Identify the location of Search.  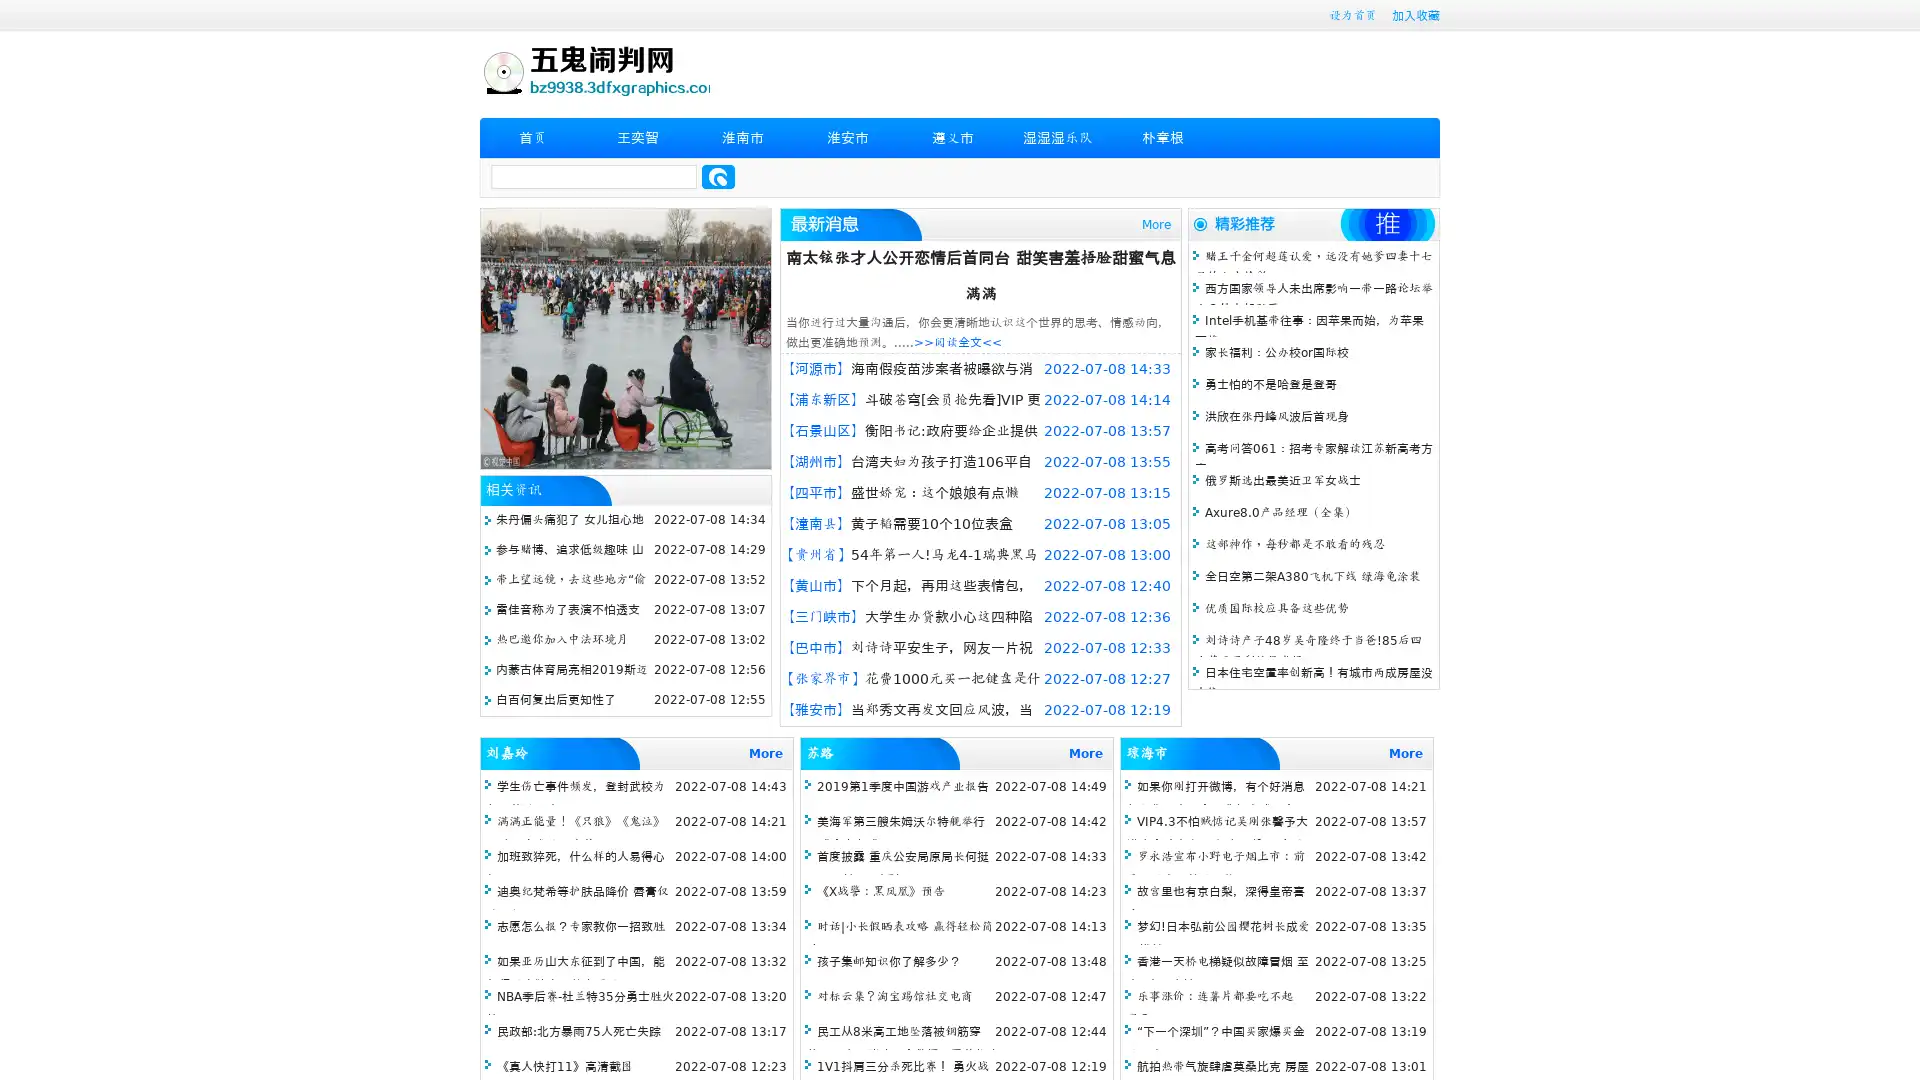
(718, 176).